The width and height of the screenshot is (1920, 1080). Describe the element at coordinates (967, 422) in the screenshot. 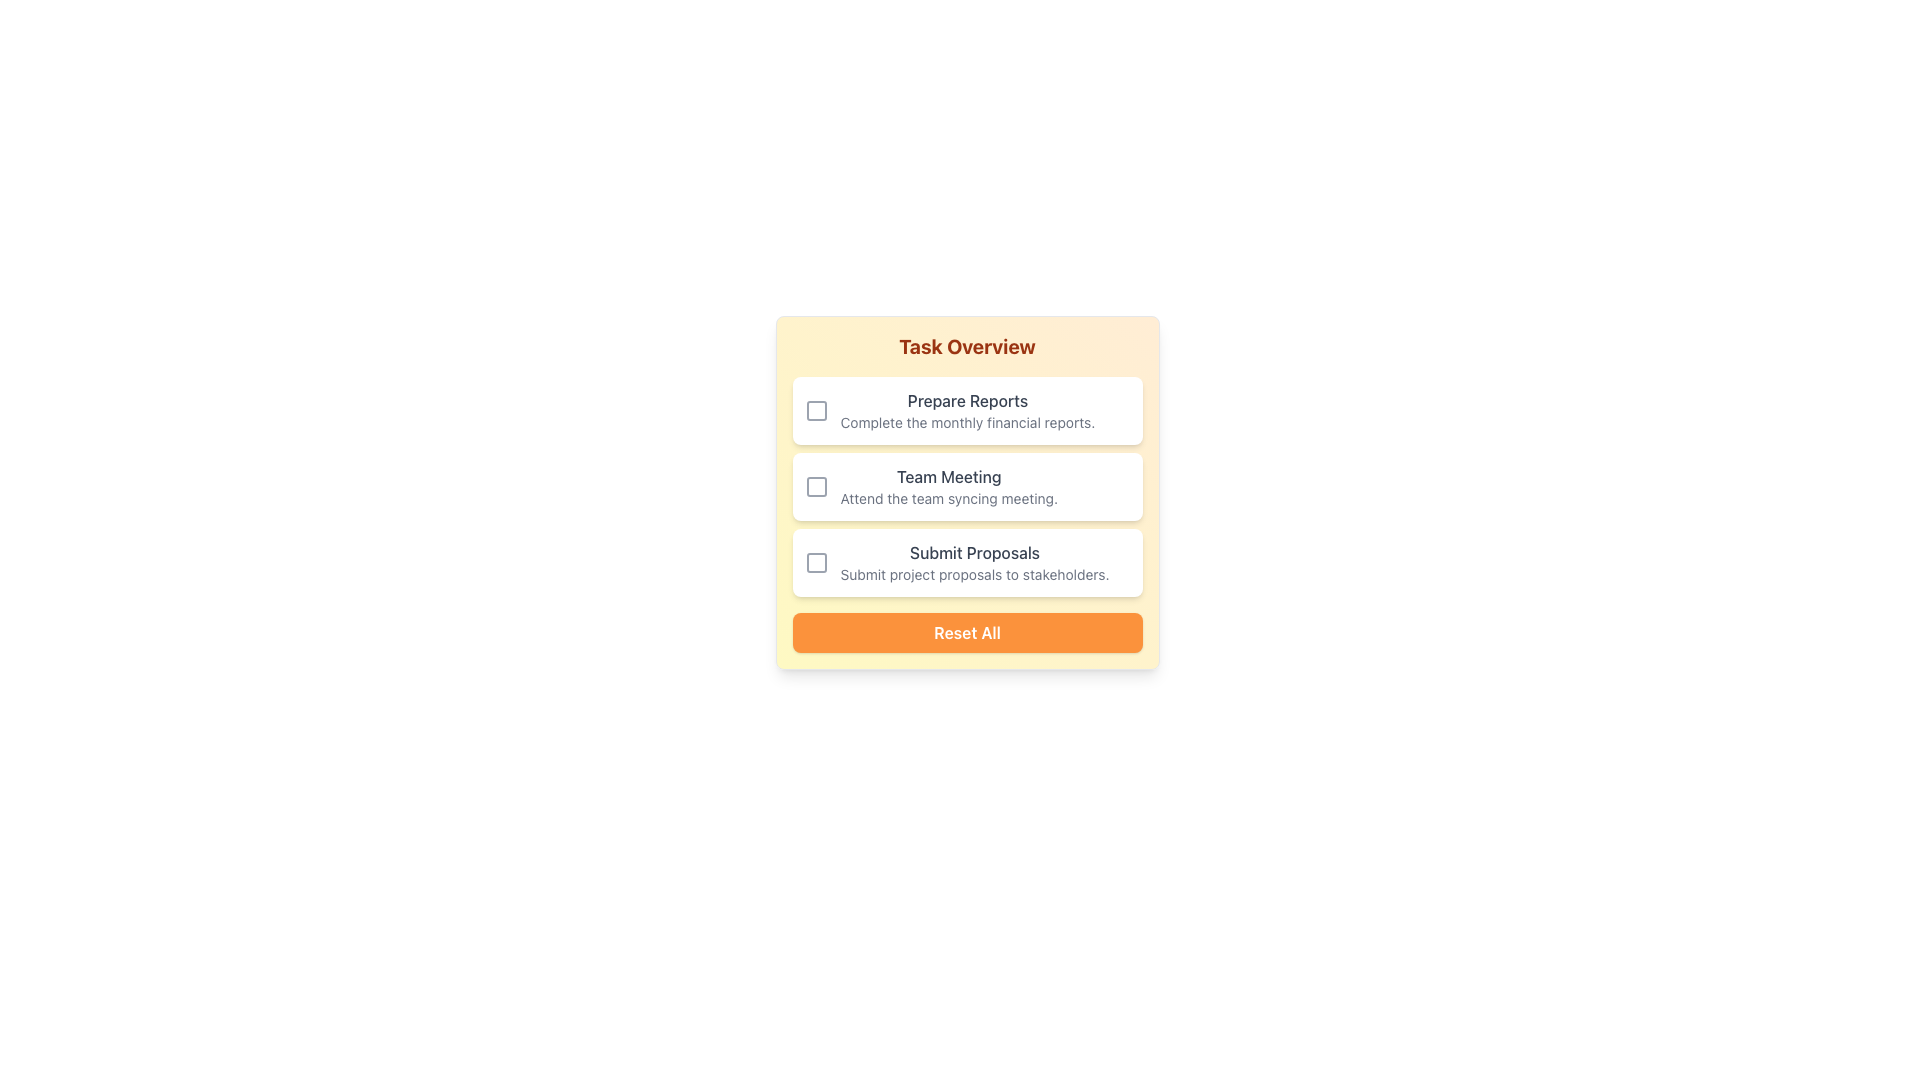

I see `the additional information text related to the task labeled 'Prepare Reports,' which is located directly beneath the heading in the first row of tasks` at that location.